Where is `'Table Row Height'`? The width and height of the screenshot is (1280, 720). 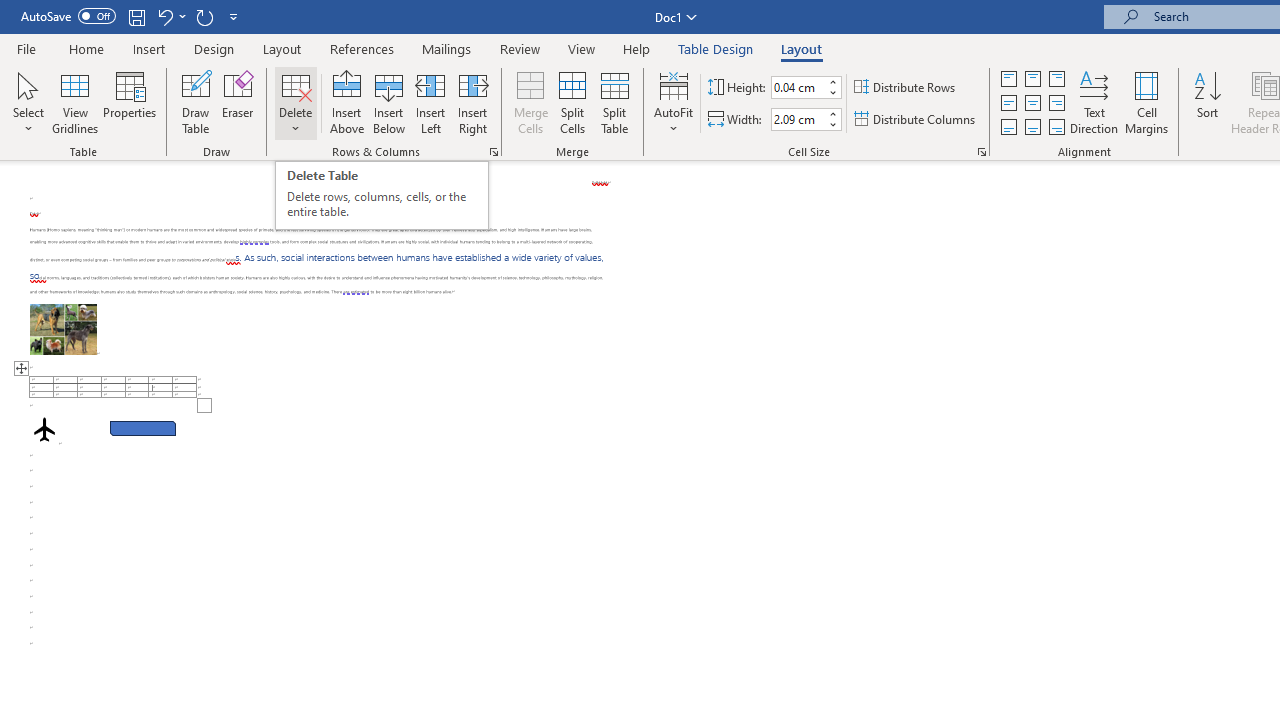 'Table Row Height' is located at coordinates (797, 86).